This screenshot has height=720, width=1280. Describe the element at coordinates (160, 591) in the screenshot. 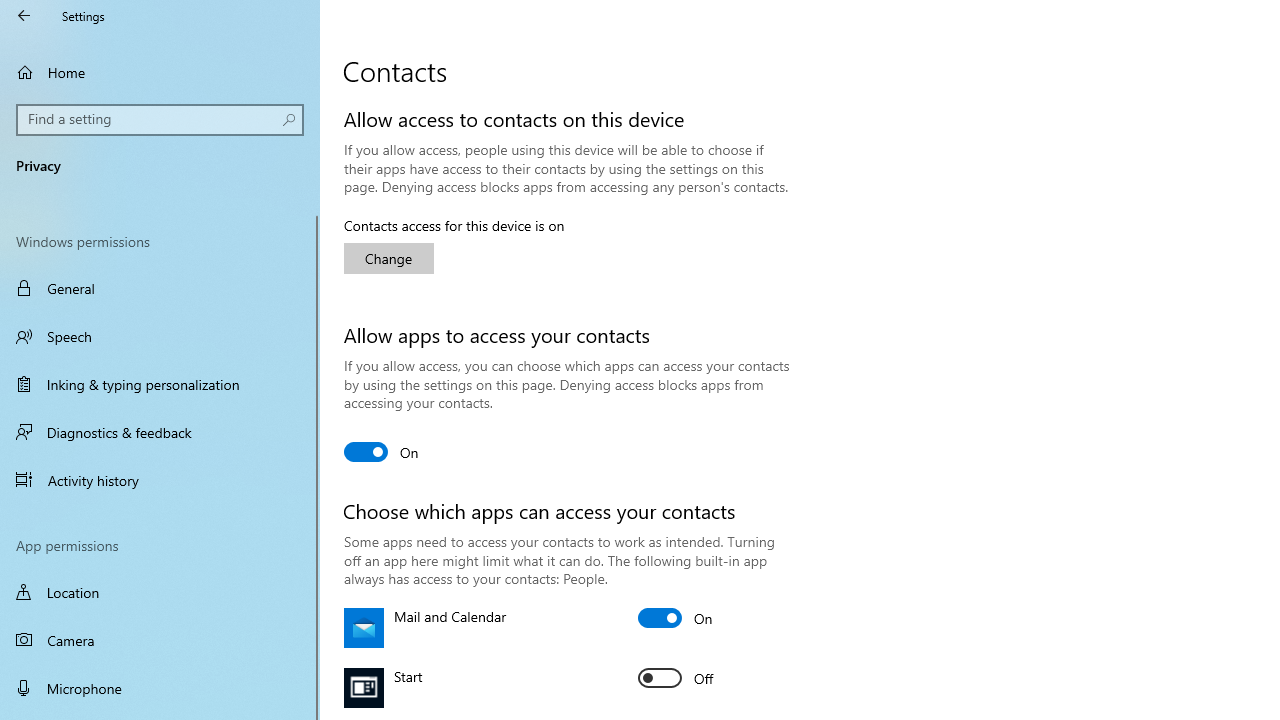

I see `'Location'` at that location.